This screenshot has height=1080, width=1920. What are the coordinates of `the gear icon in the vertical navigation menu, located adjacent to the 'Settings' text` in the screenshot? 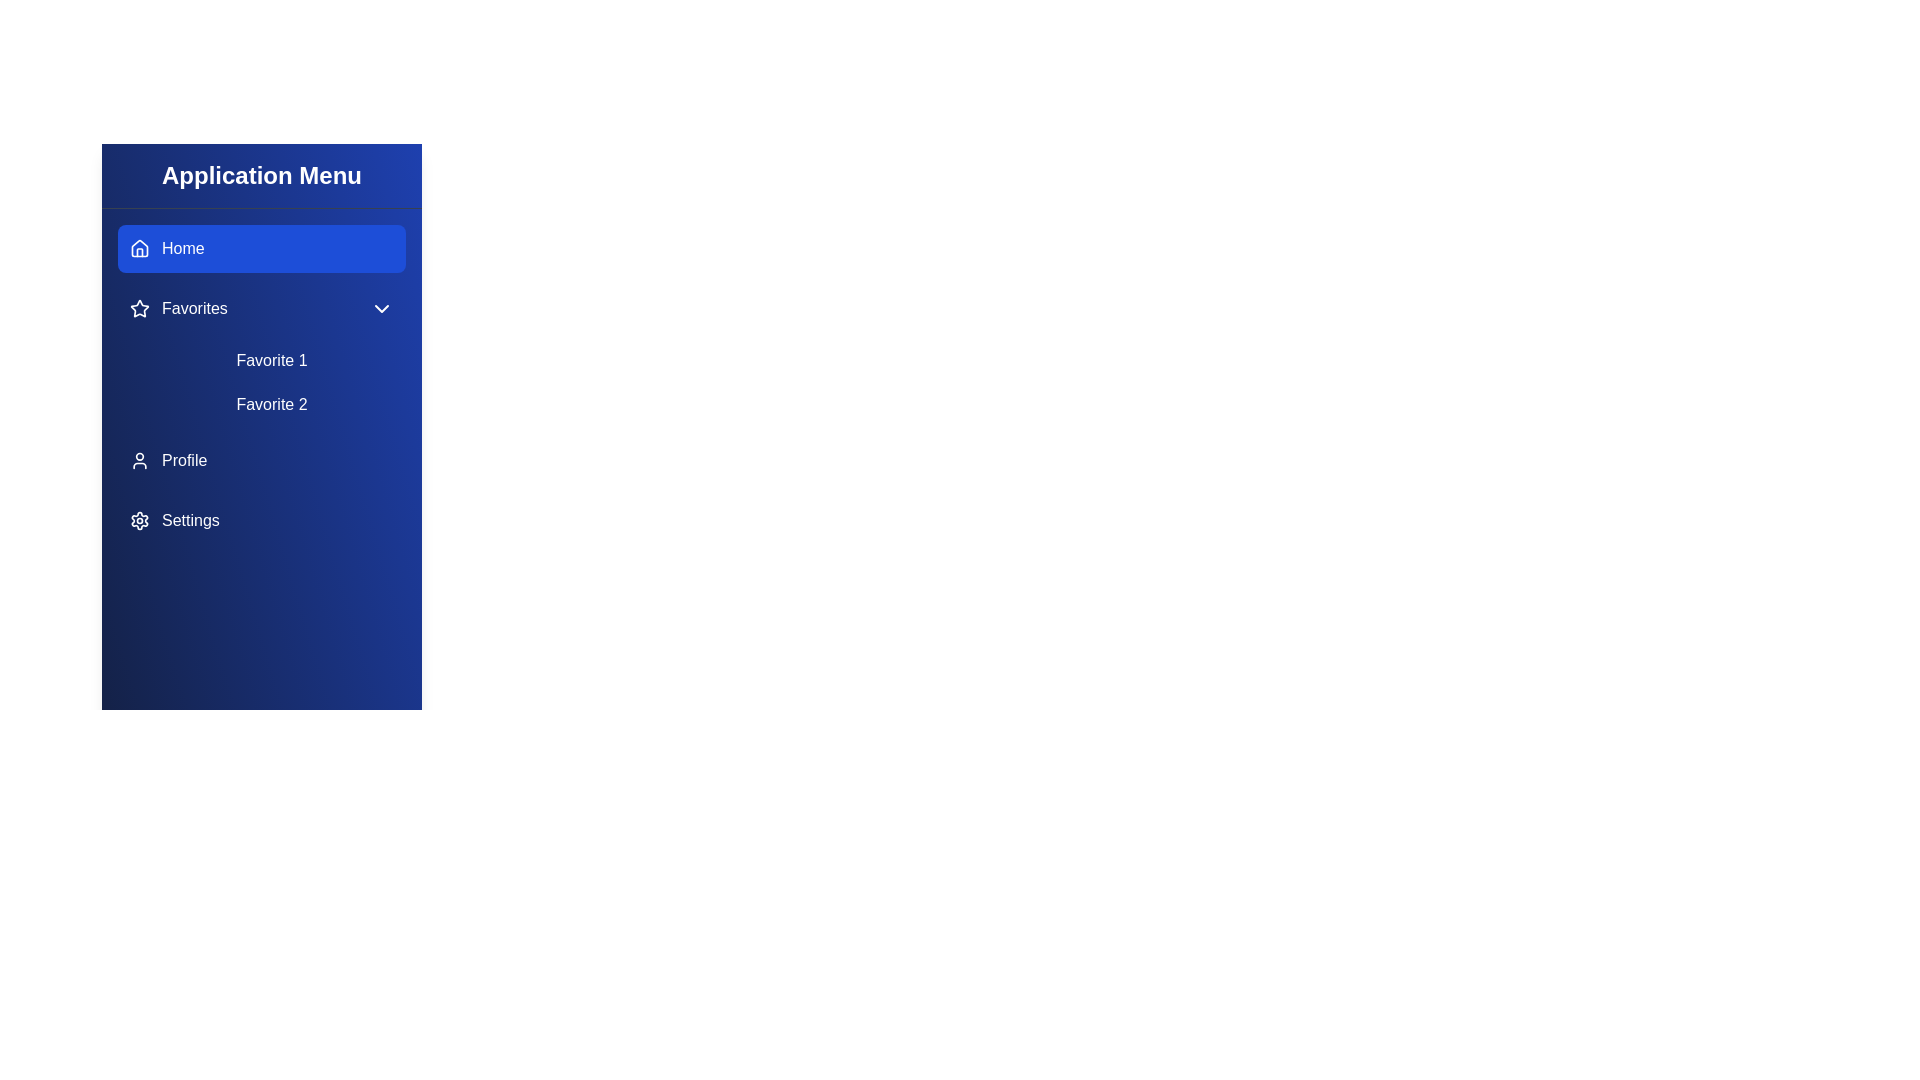 It's located at (138, 519).